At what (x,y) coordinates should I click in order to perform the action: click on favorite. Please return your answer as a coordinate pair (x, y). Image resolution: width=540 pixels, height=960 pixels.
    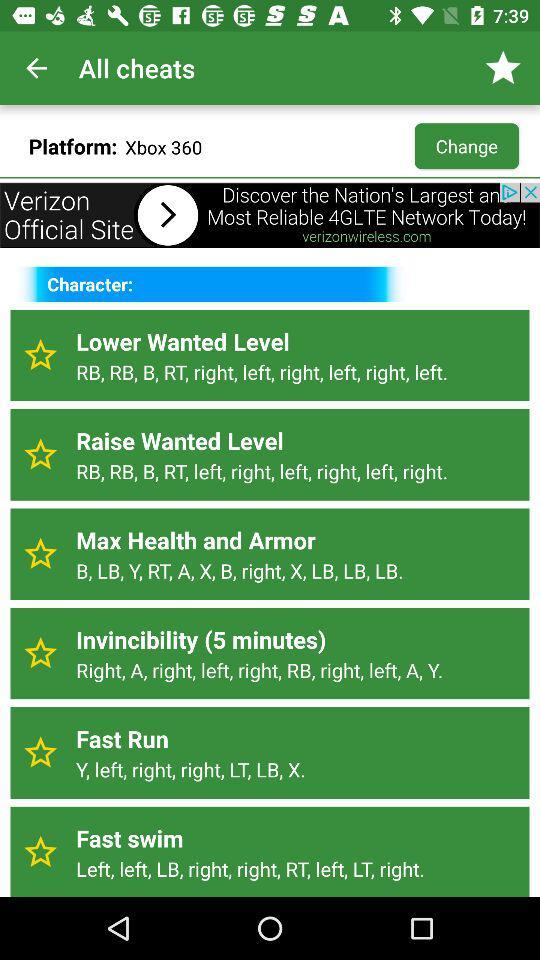
    Looking at the image, I should click on (40, 851).